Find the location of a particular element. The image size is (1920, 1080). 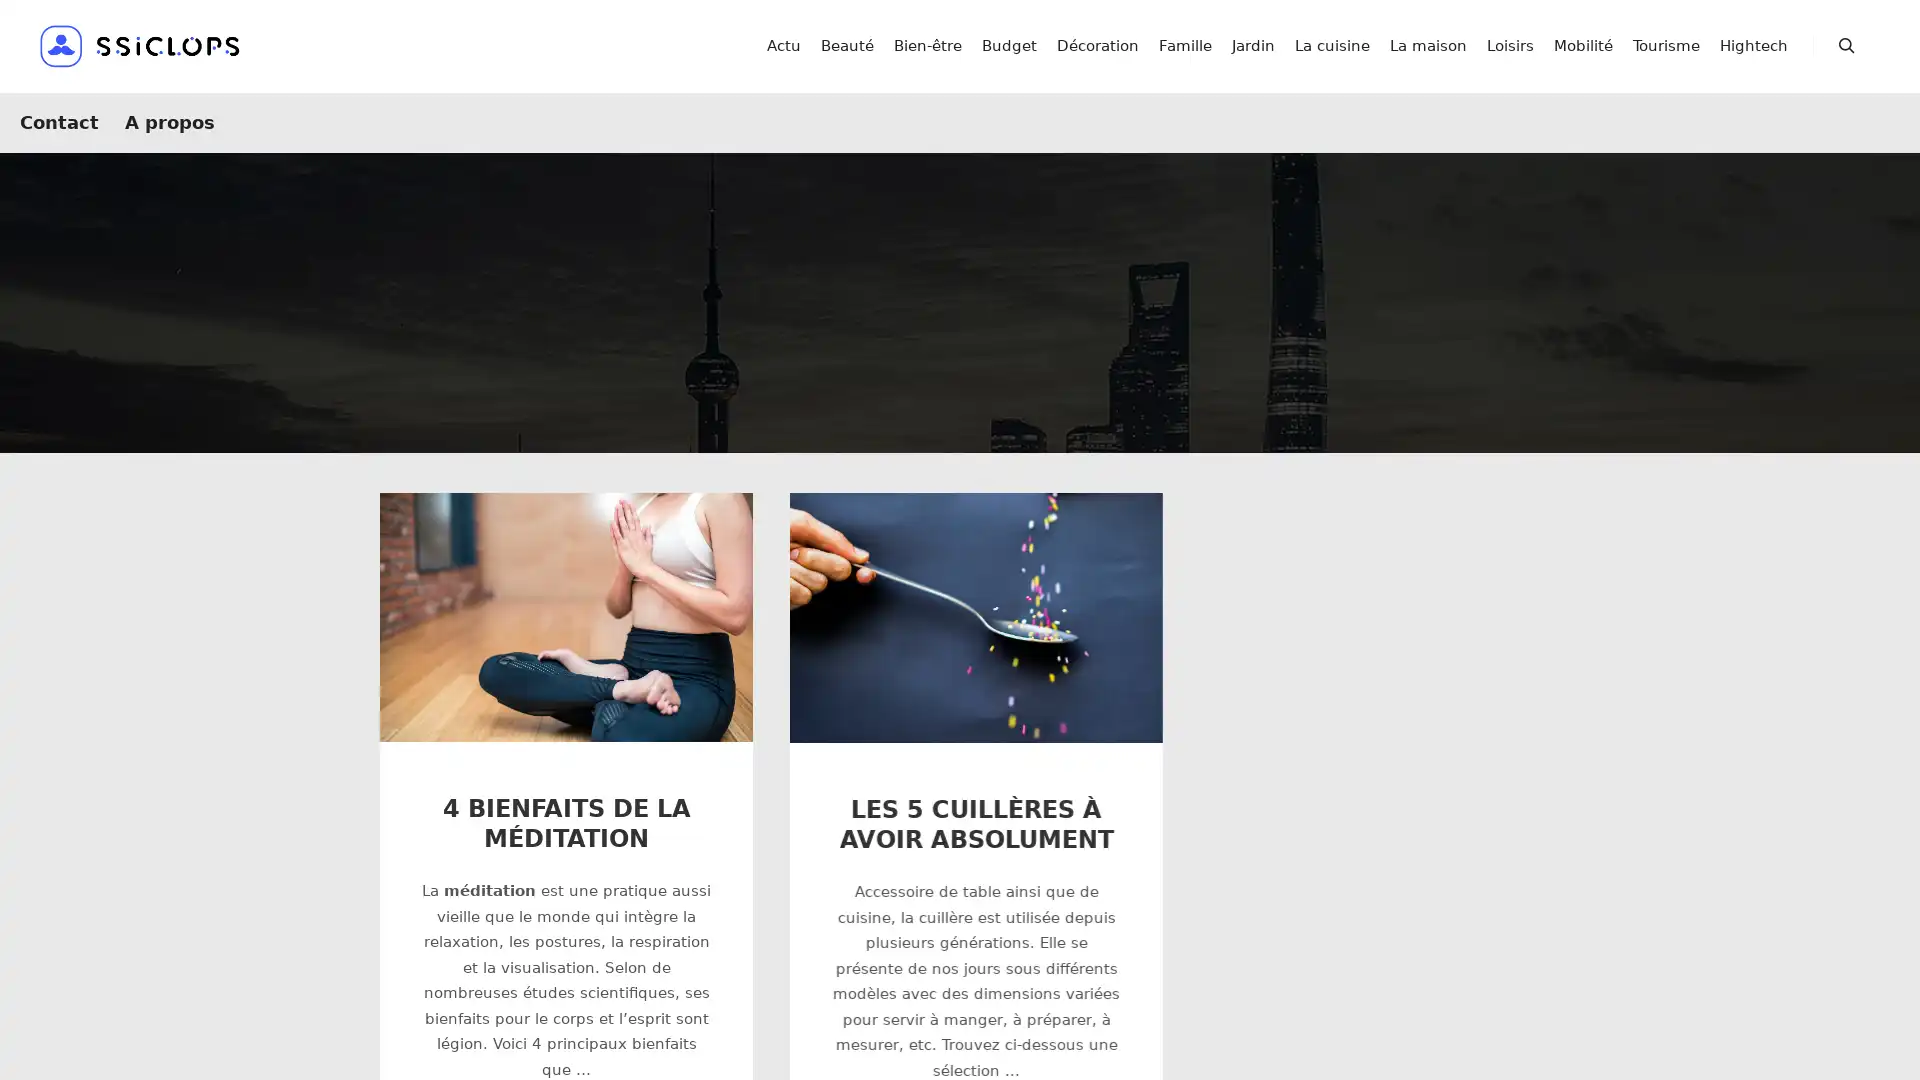

Rechercher is located at coordinates (1846, 45).